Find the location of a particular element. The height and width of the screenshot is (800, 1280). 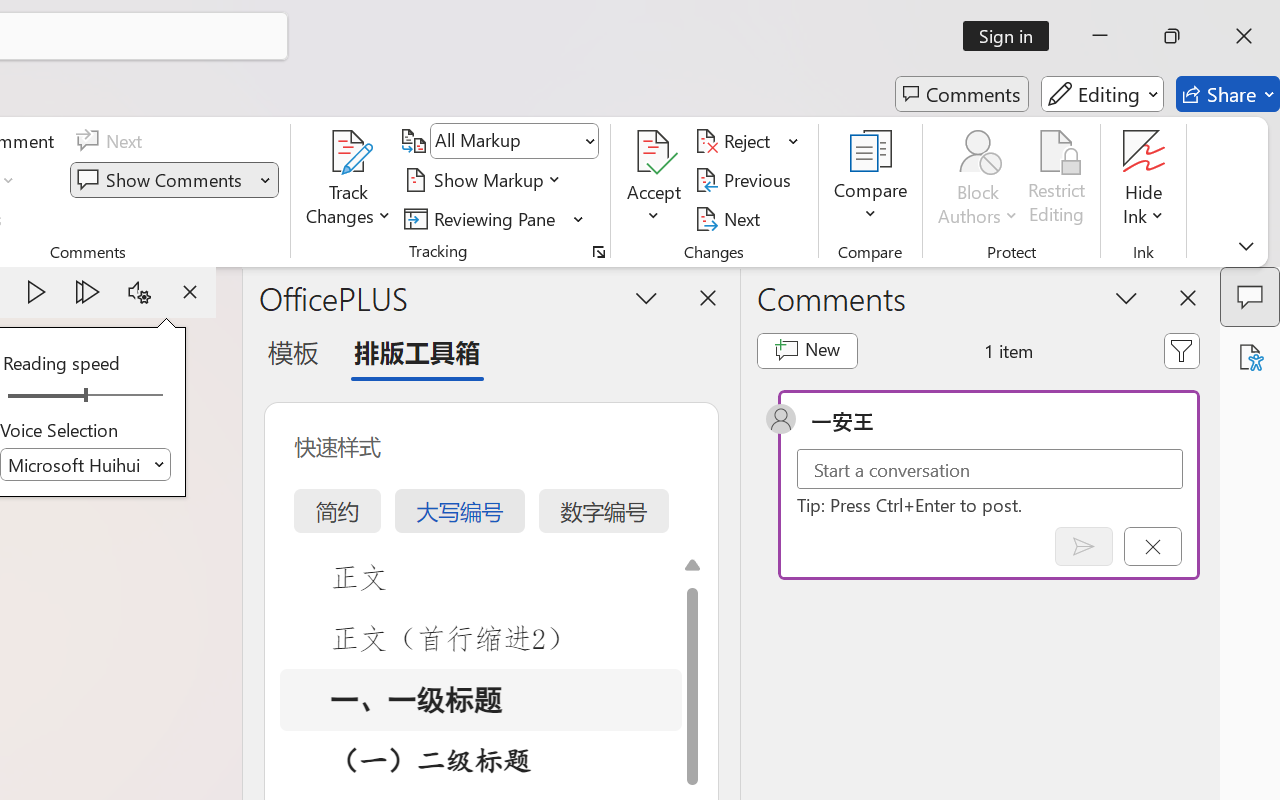

'Voice Selection' is located at coordinates (84, 463).